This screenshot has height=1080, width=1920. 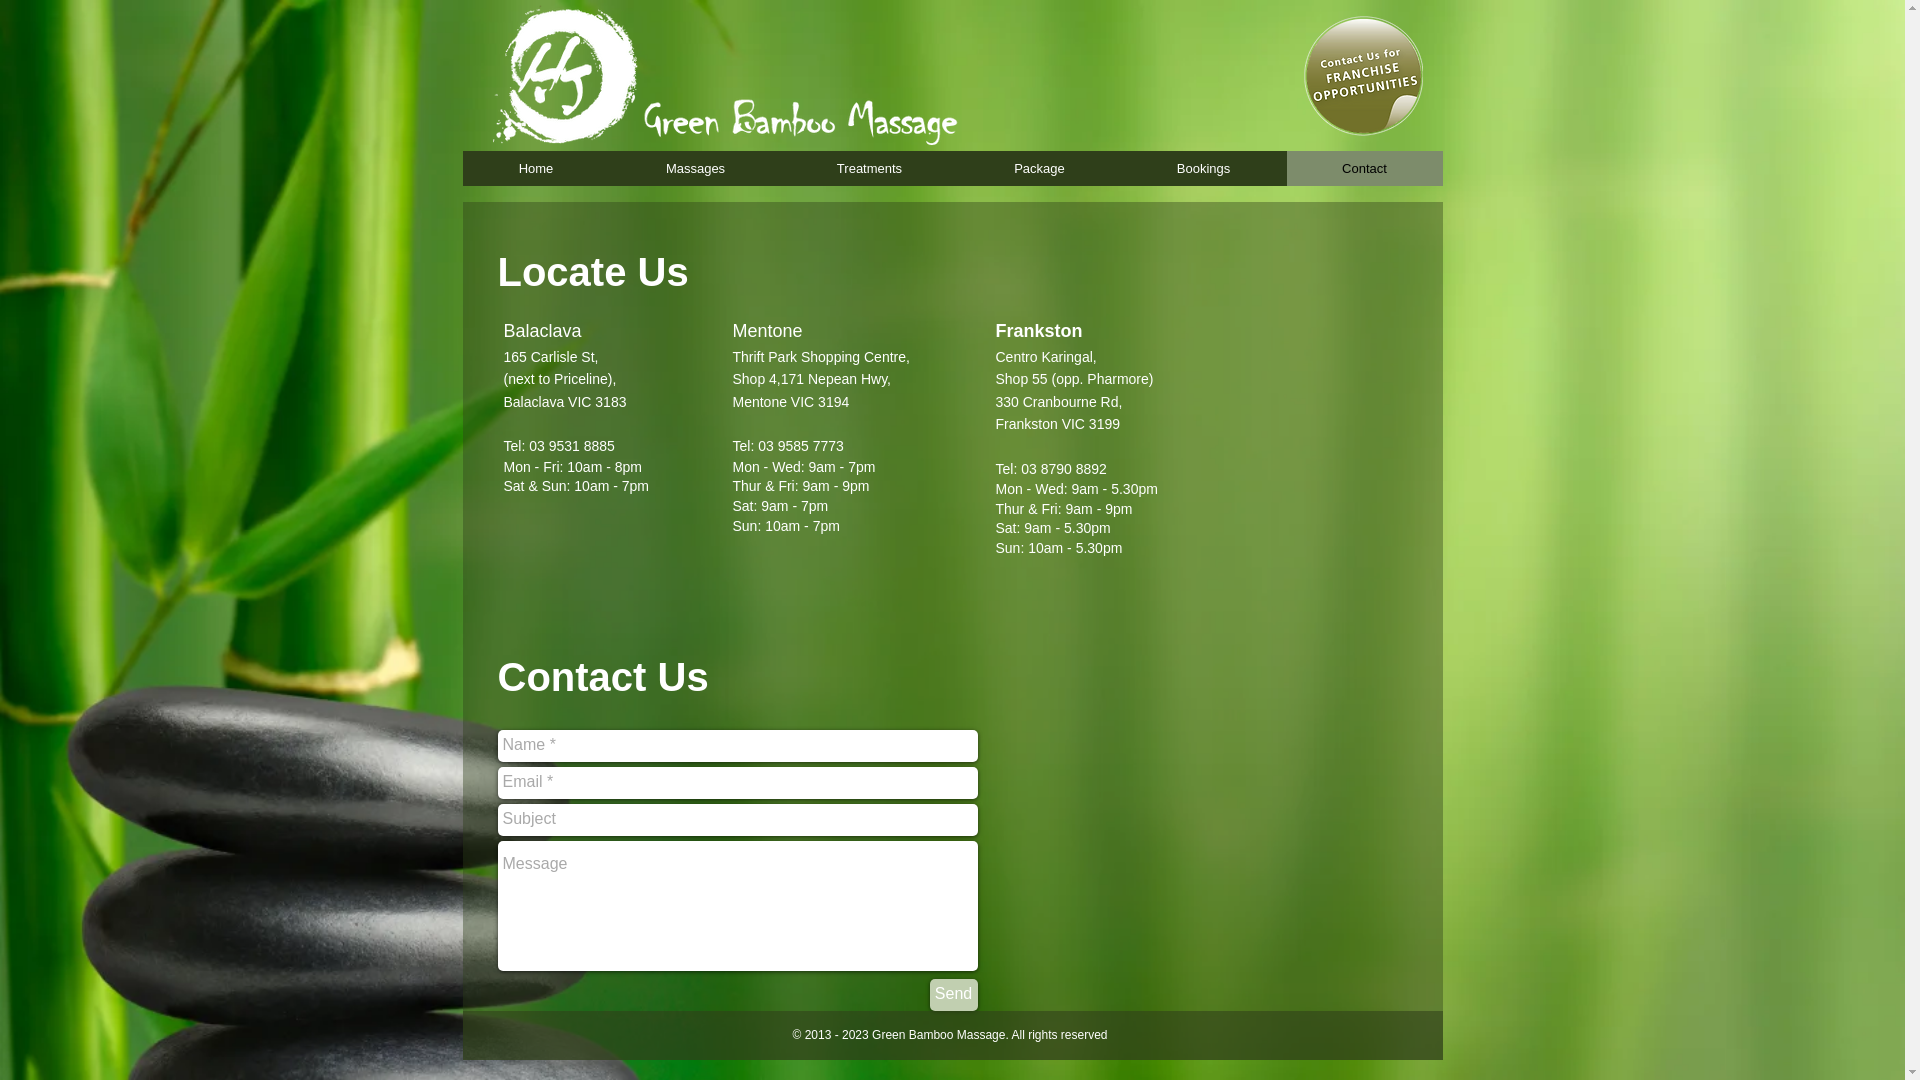 What do you see at coordinates (1201, 167) in the screenshot?
I see `'Bookings'` at bounding box center [1201, 167].